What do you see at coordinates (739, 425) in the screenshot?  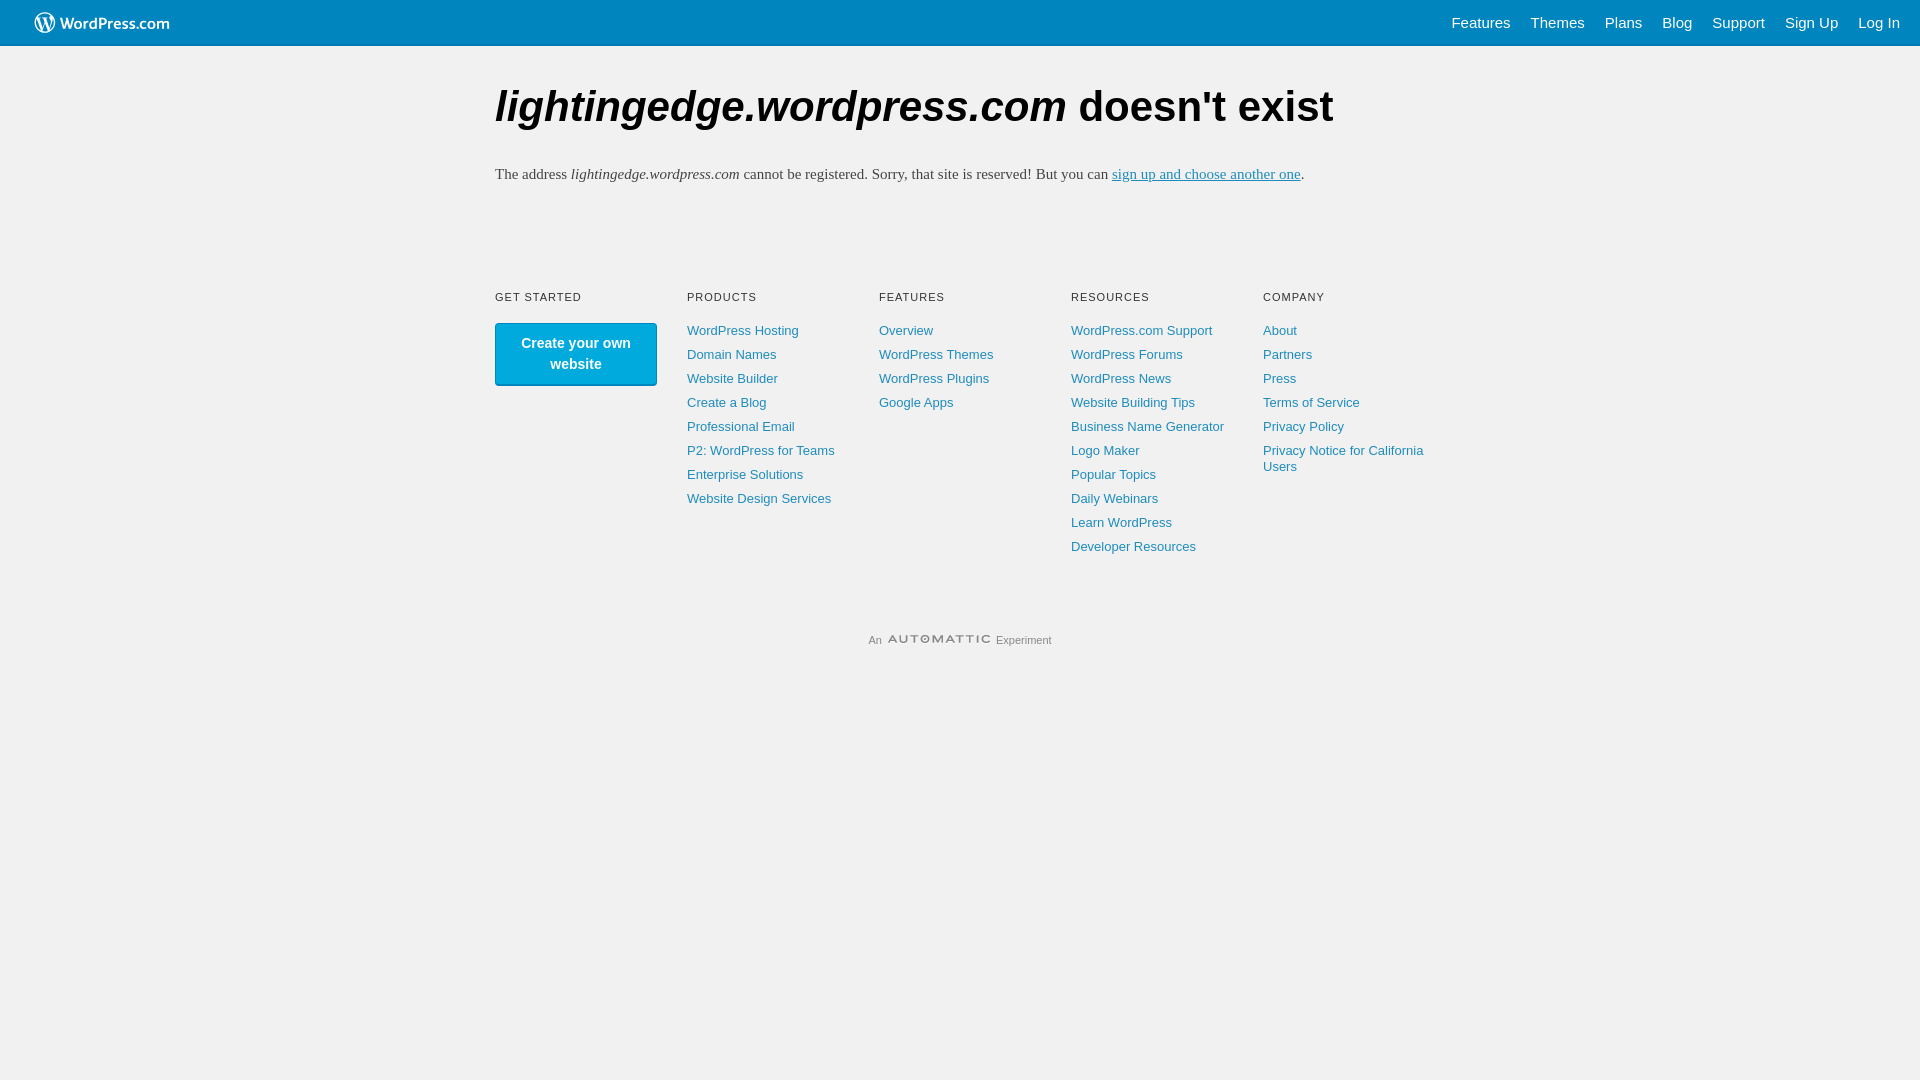 I see `'Professional Email'` at bounding box center [739, 425].